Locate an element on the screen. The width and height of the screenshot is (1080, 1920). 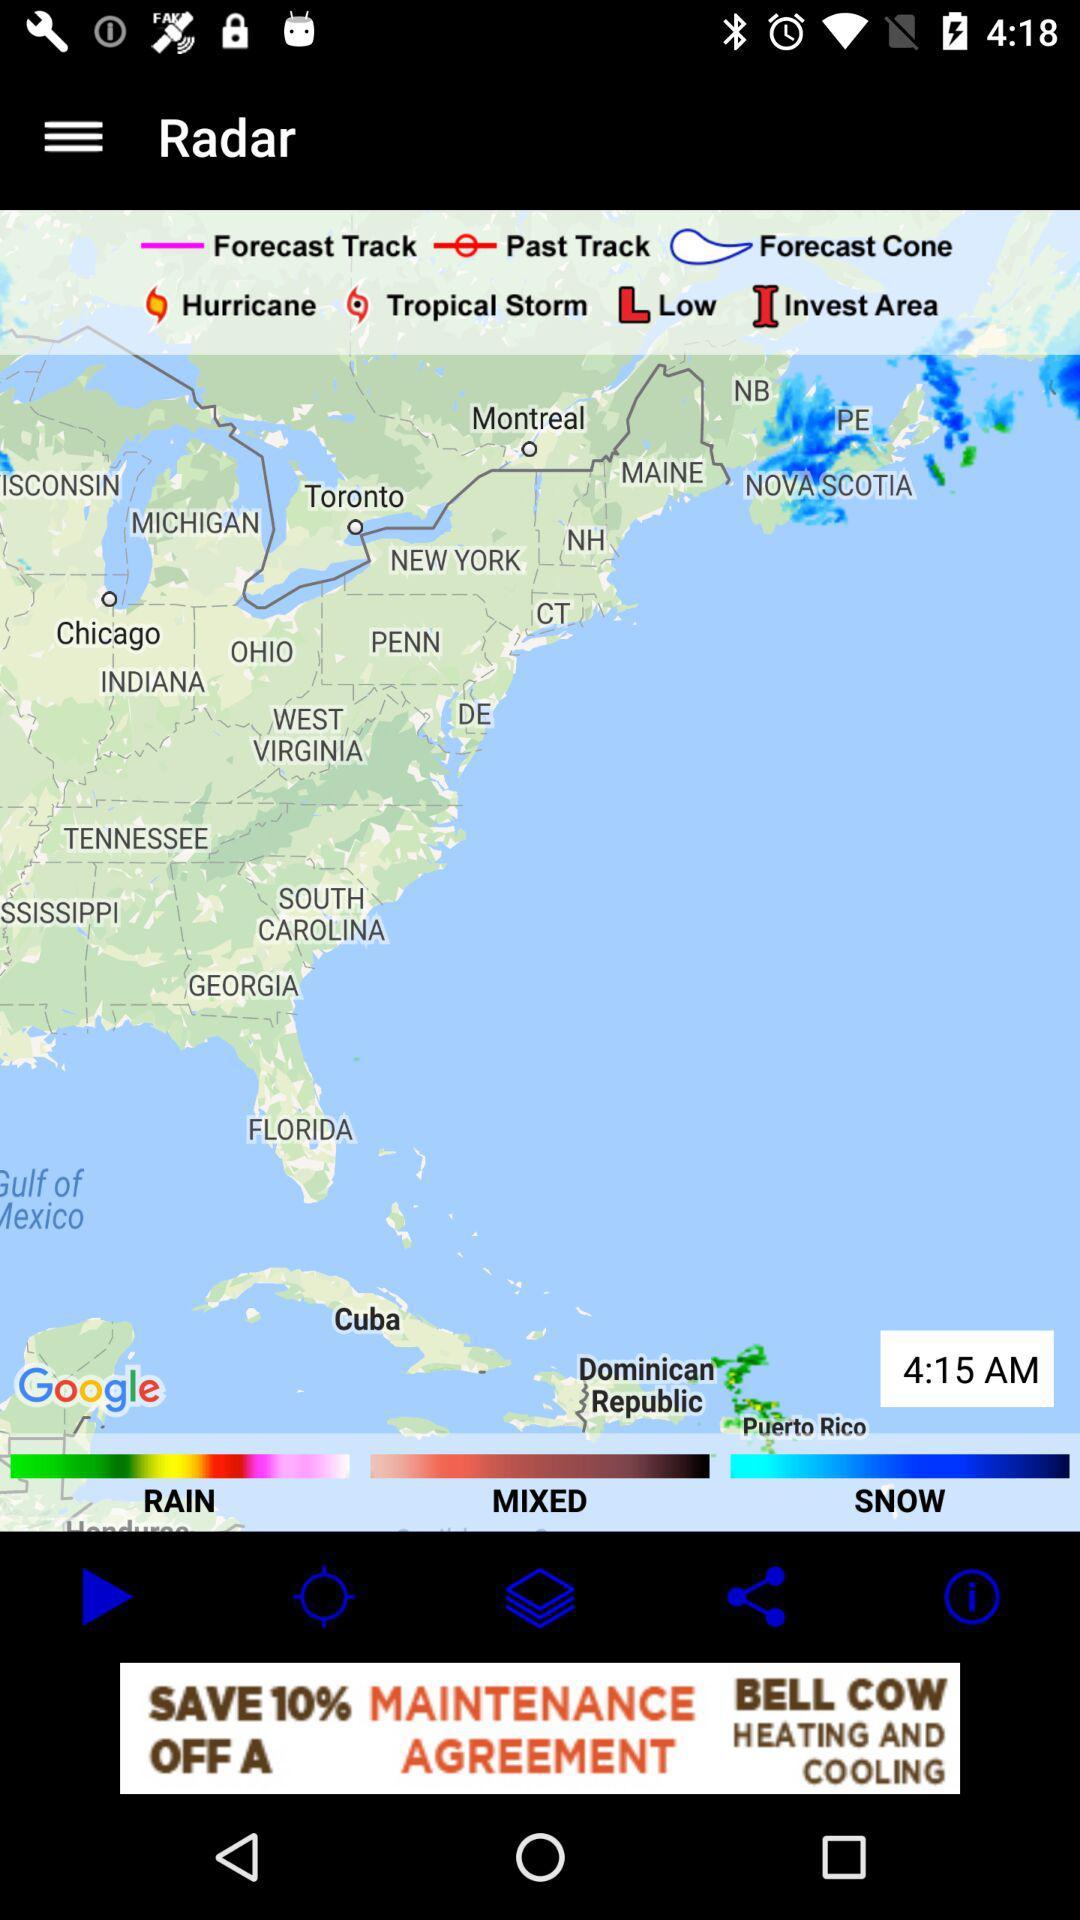
show menu is located at coordinates (72, 135).